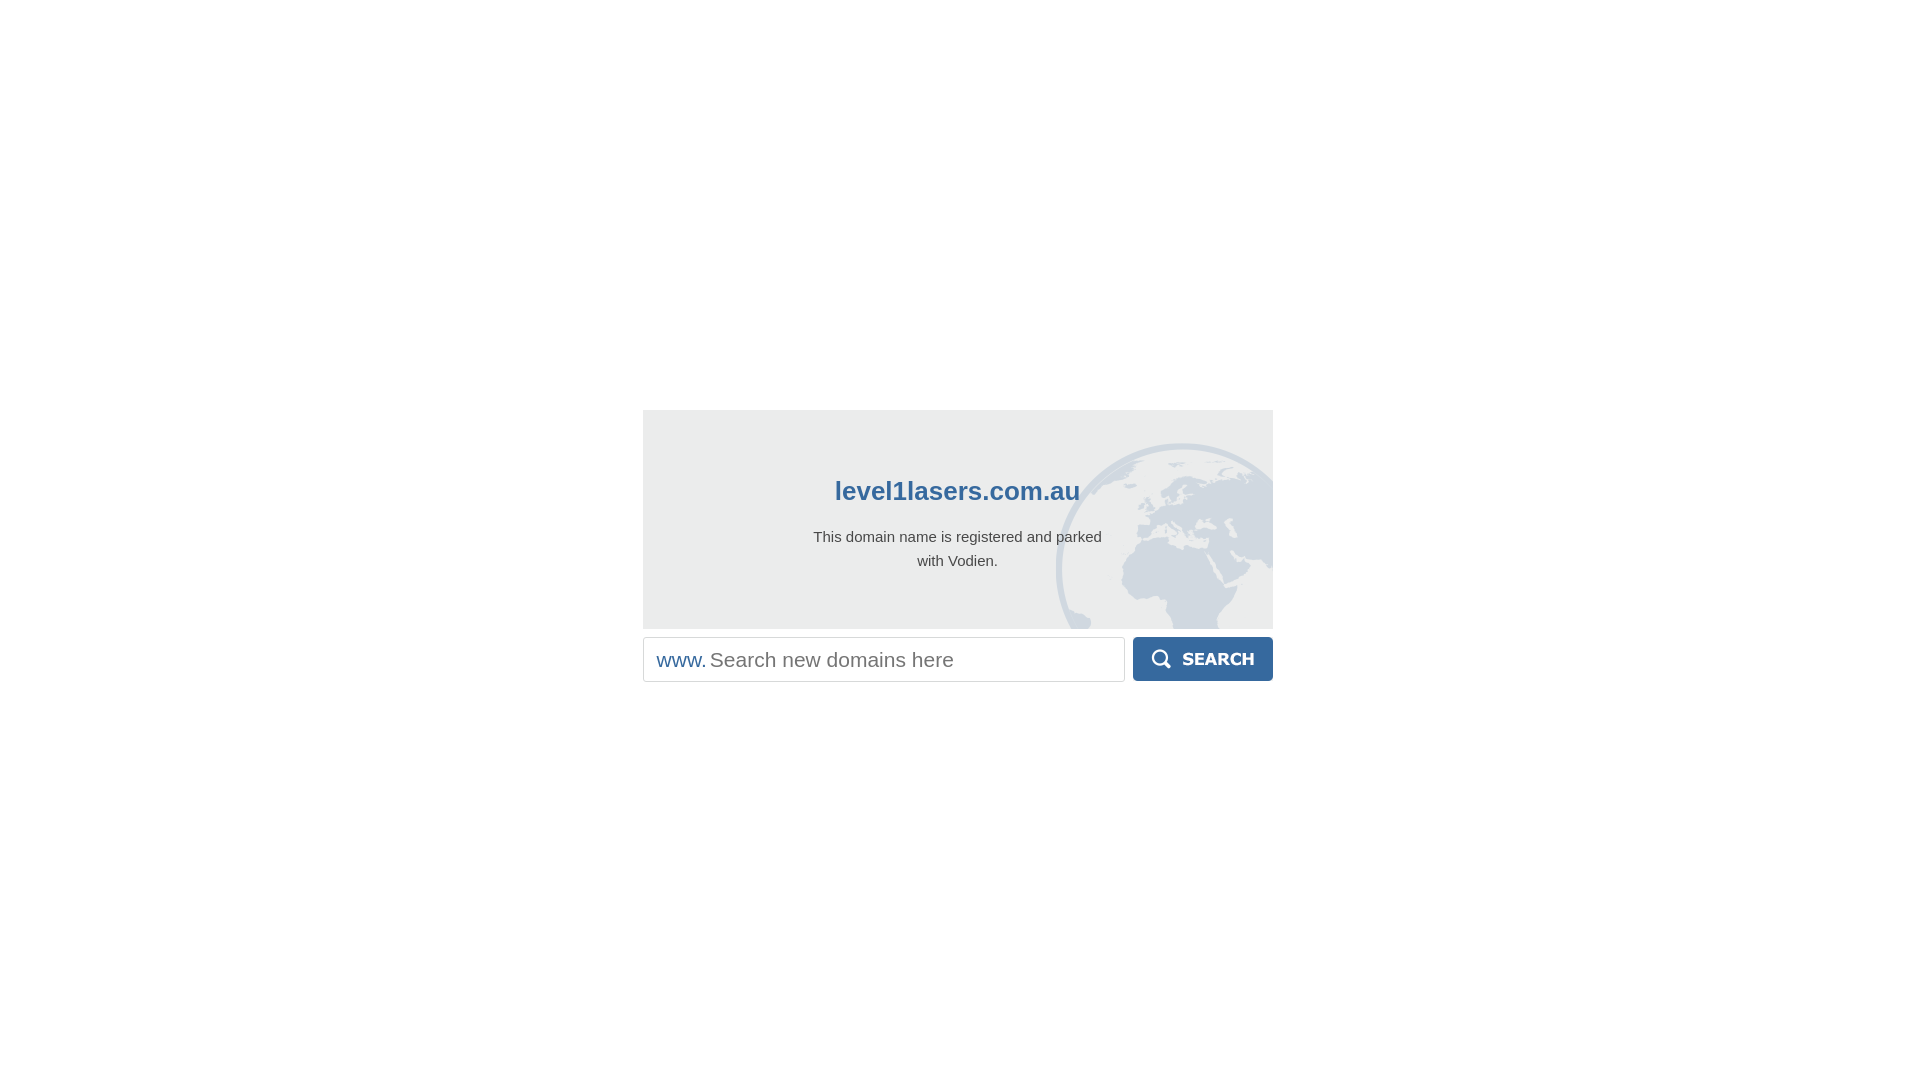  Describe the element at coordinates (1202, 659) in the screenshot. I see `'Search'` at that location.